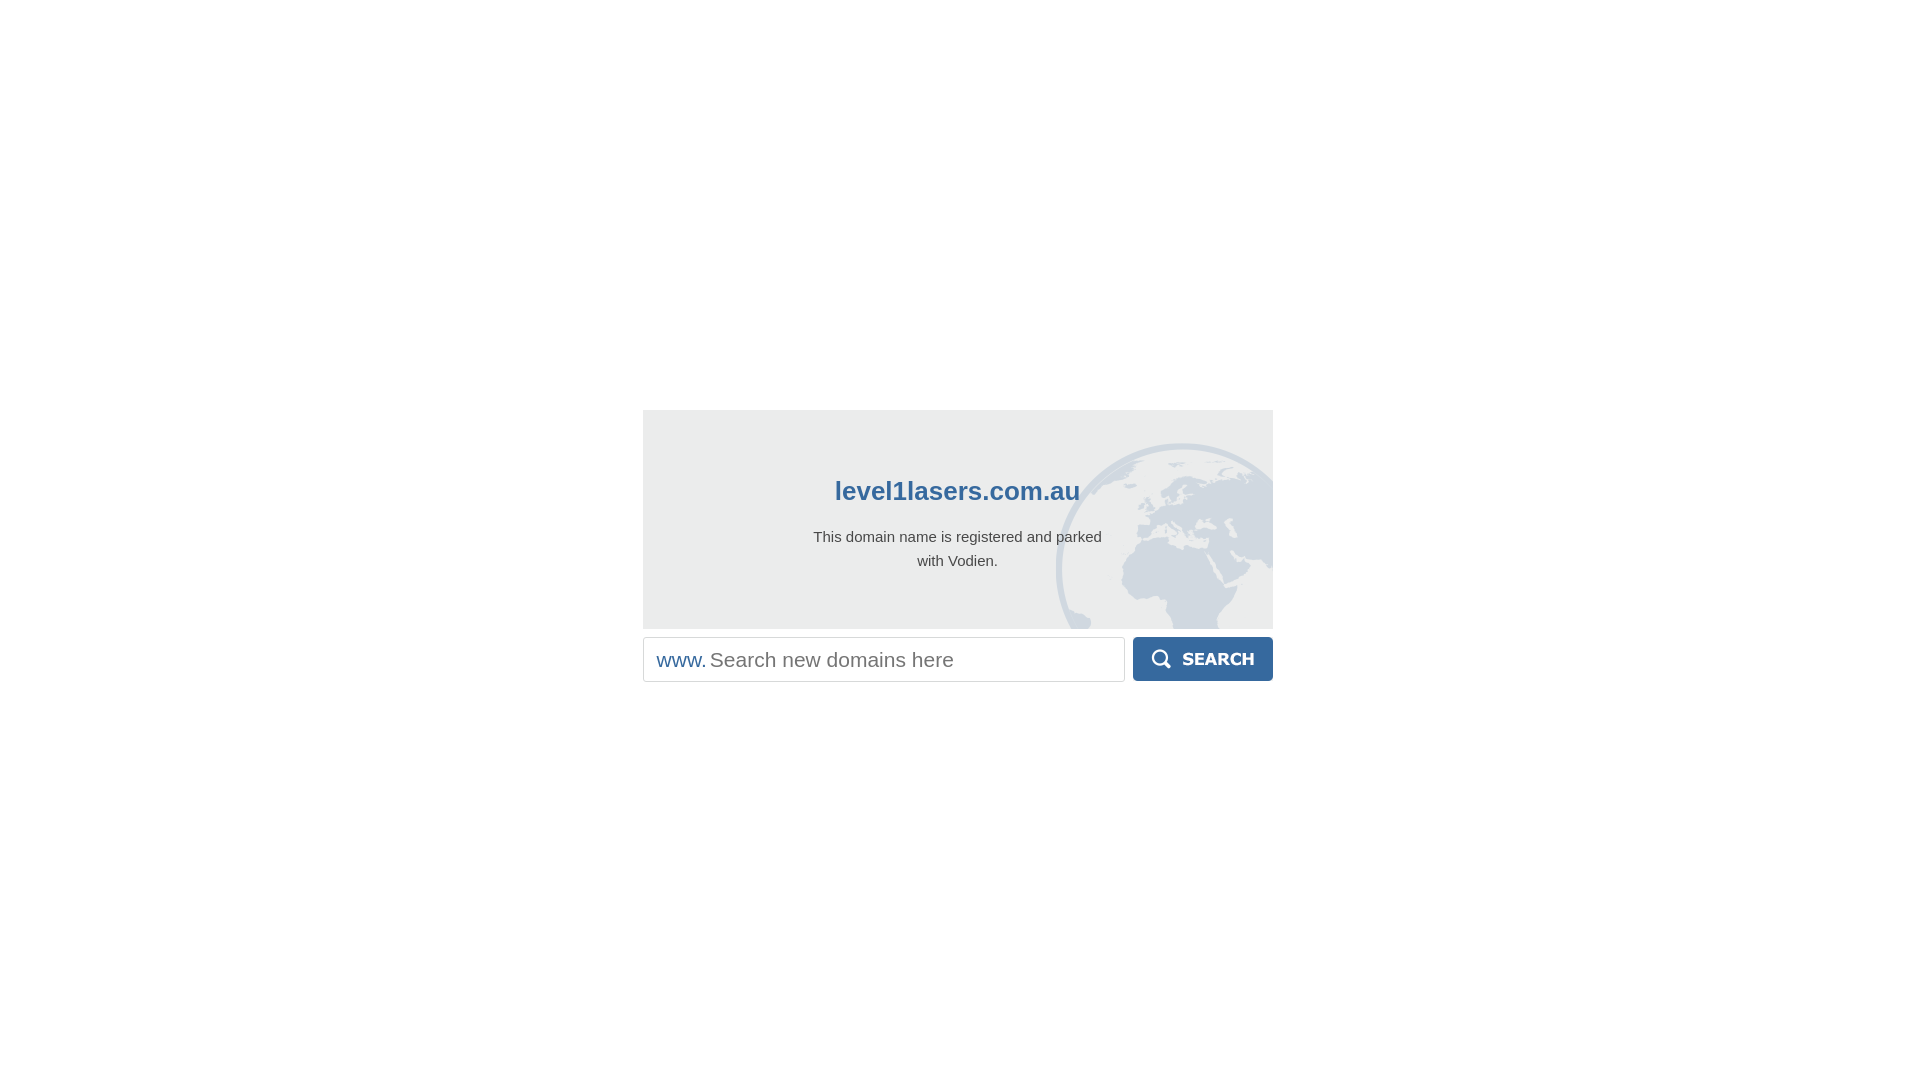  Describe the element at coordinates (1202, 659) in the screenshot. I see `'Search'` at that location.